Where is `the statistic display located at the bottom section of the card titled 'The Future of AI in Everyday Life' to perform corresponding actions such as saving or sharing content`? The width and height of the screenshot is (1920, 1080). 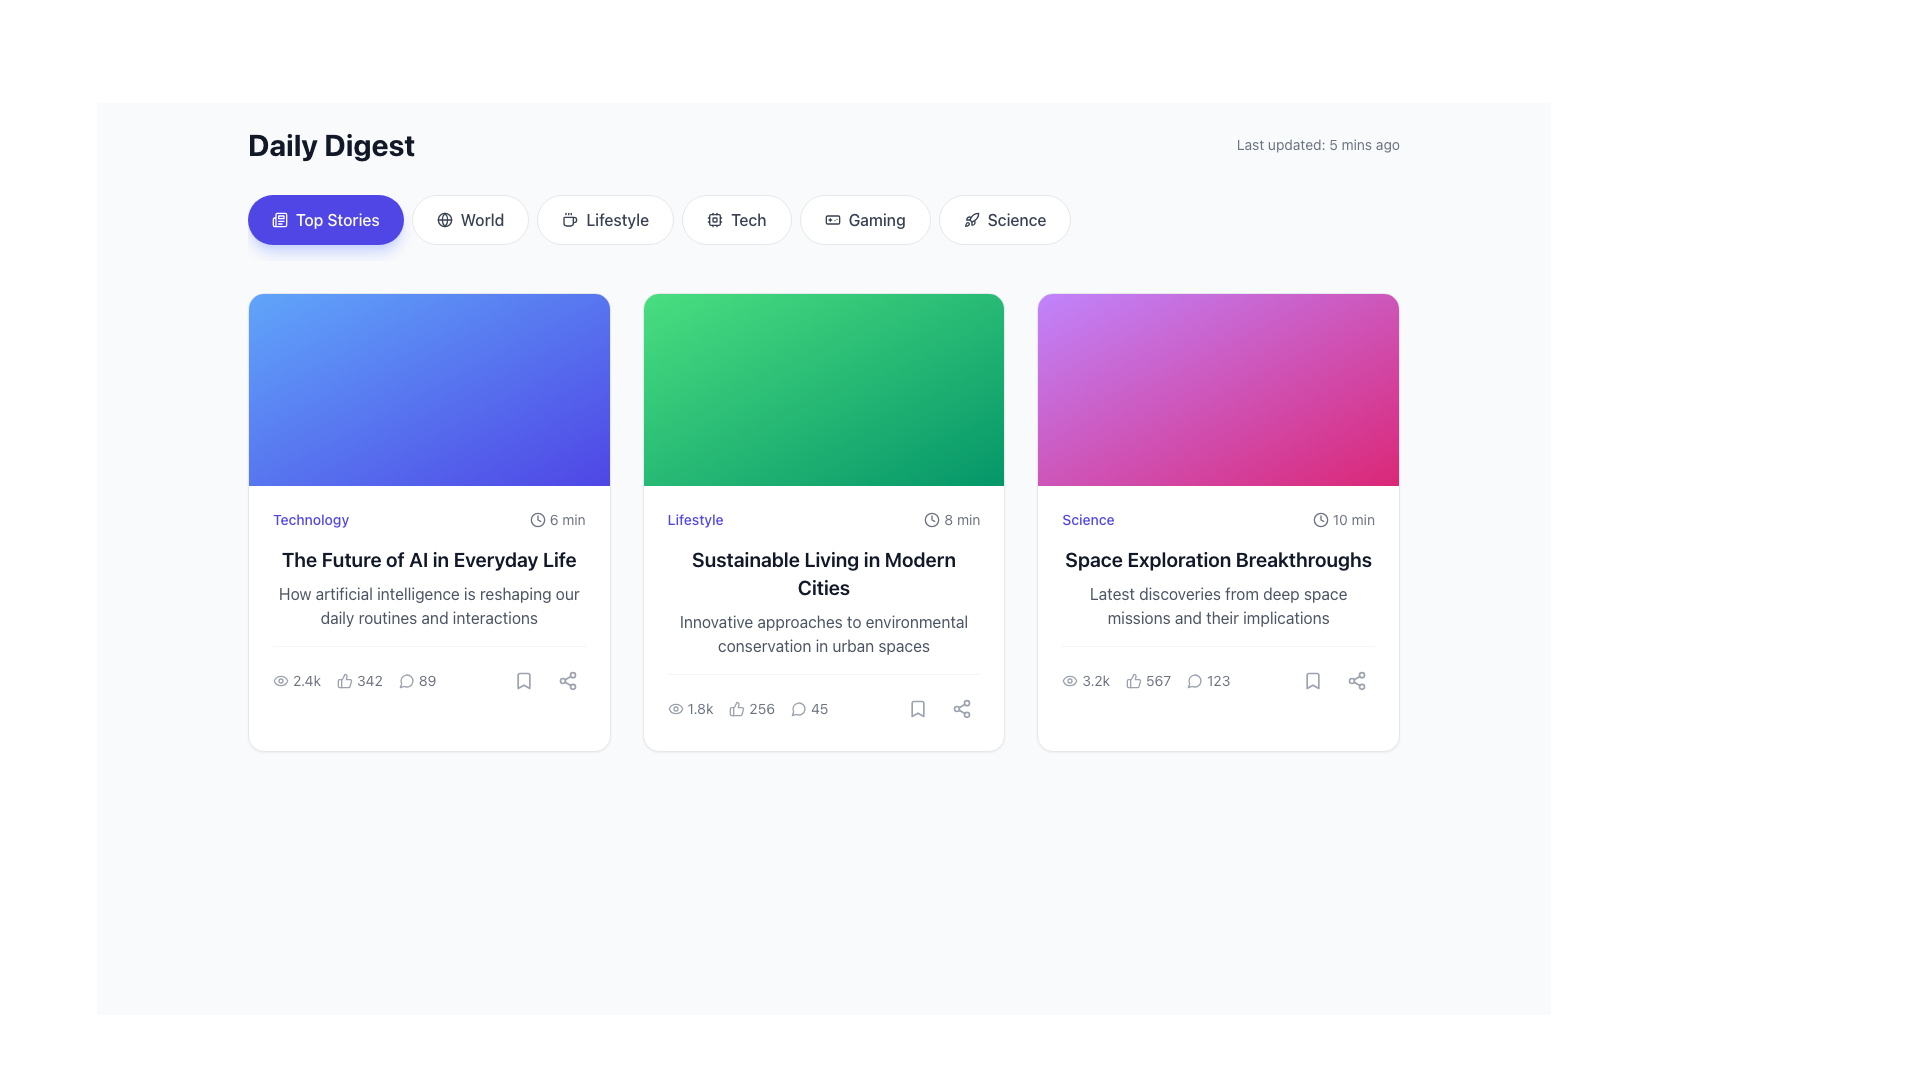
the statistic display located at the bottom section of the card titled 'The Future of AI in Everyday Life' to perform corresponding actions such as saving or sharing content is located at coordinates (428, 672).